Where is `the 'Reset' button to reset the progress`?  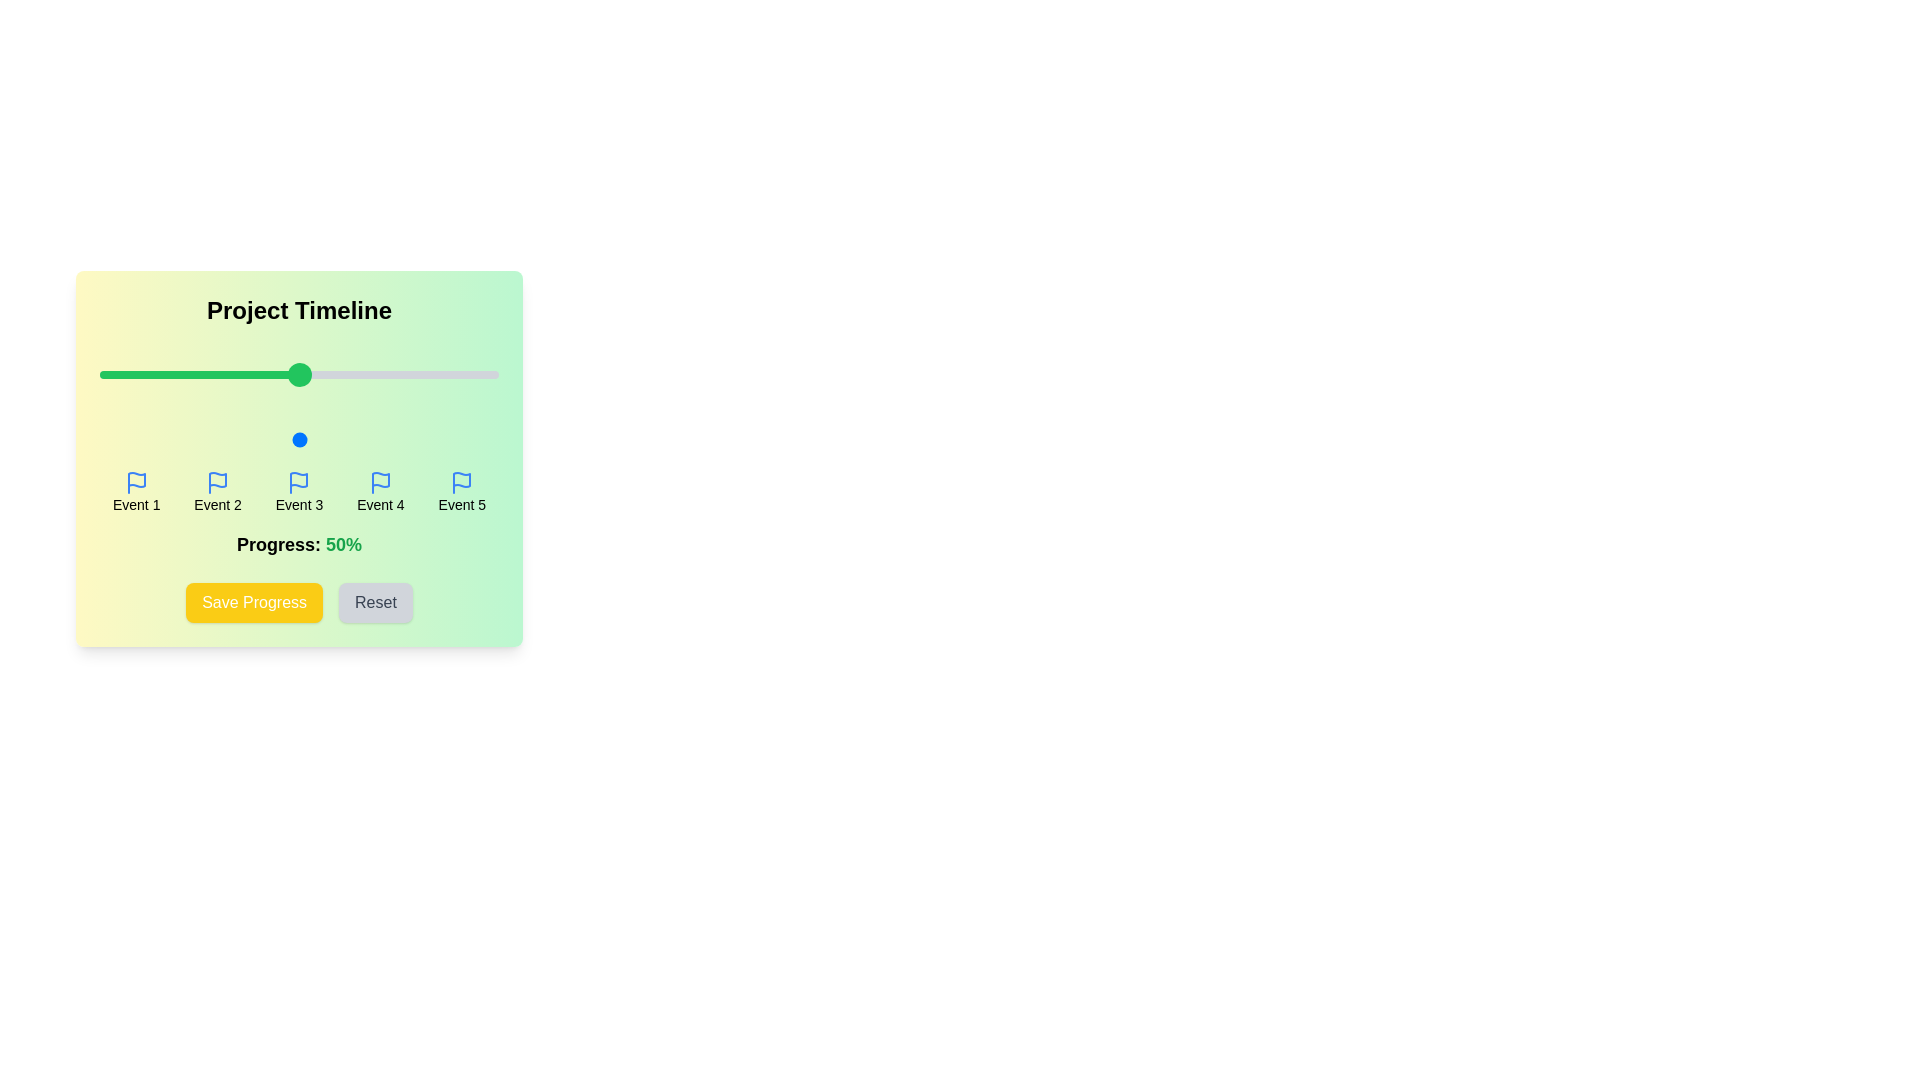
the 'Reset' button to reset the progress is located at coordinates (375, 601).